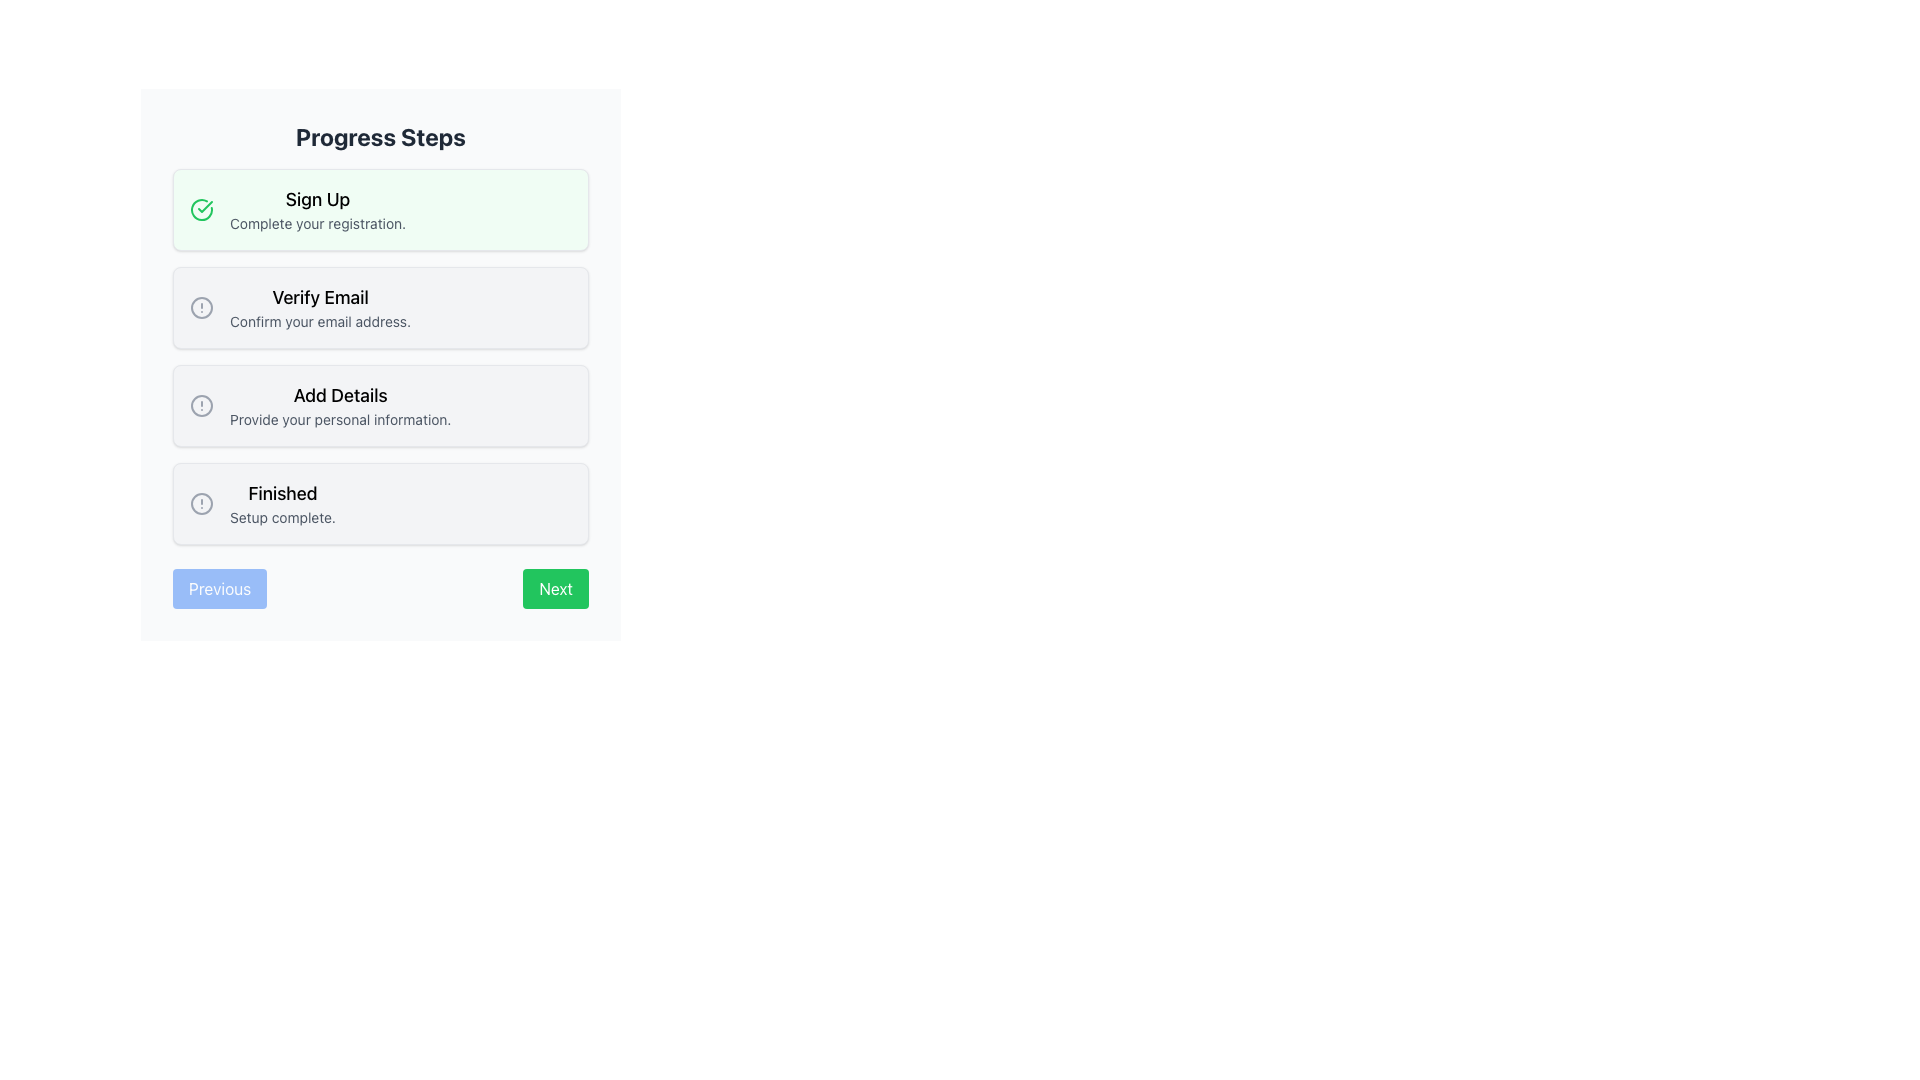 This screenshot has height=1080, width=1920. What do you see at coordinates (201, 405) in the screenshot?
I see `the filled circle element within the alert icon next to the 'Add Details' step description` at bounding box center [201, 405].